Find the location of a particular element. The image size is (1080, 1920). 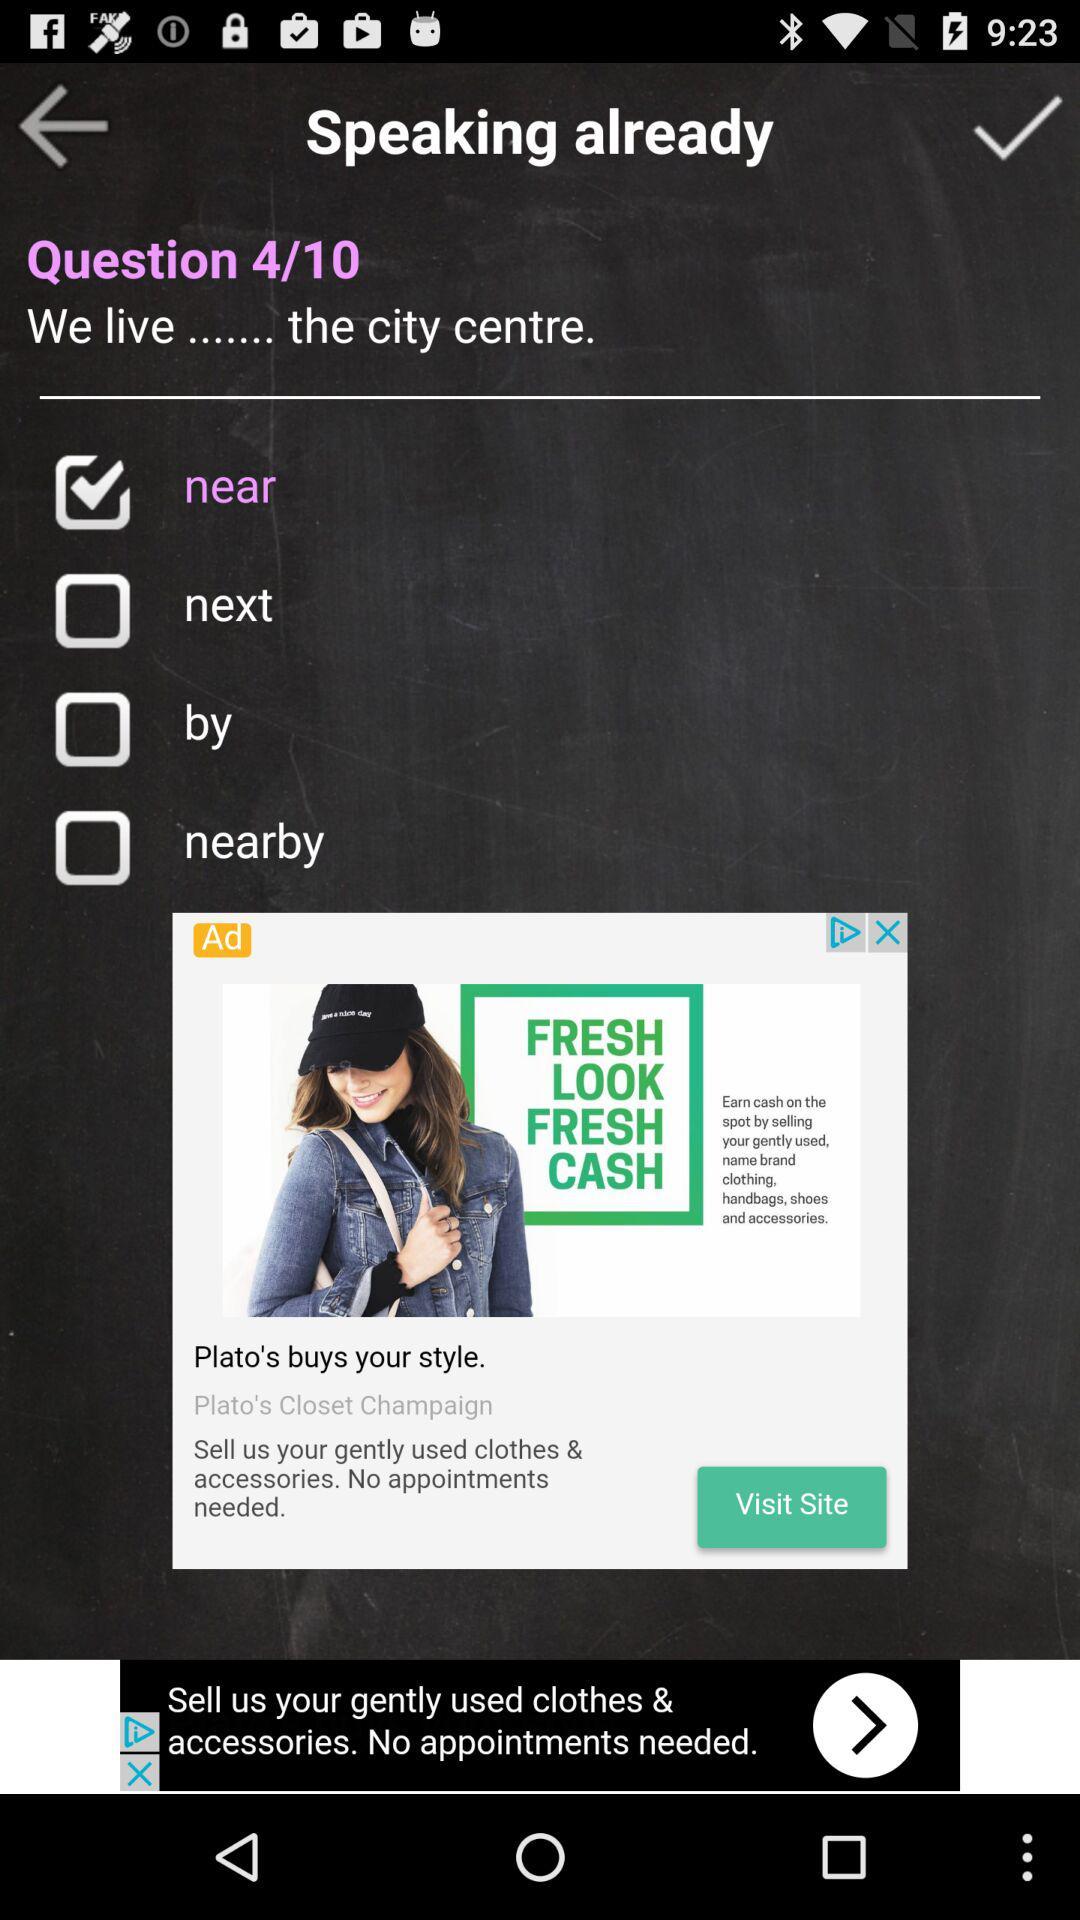

backward is located at coordinates (61, 124).